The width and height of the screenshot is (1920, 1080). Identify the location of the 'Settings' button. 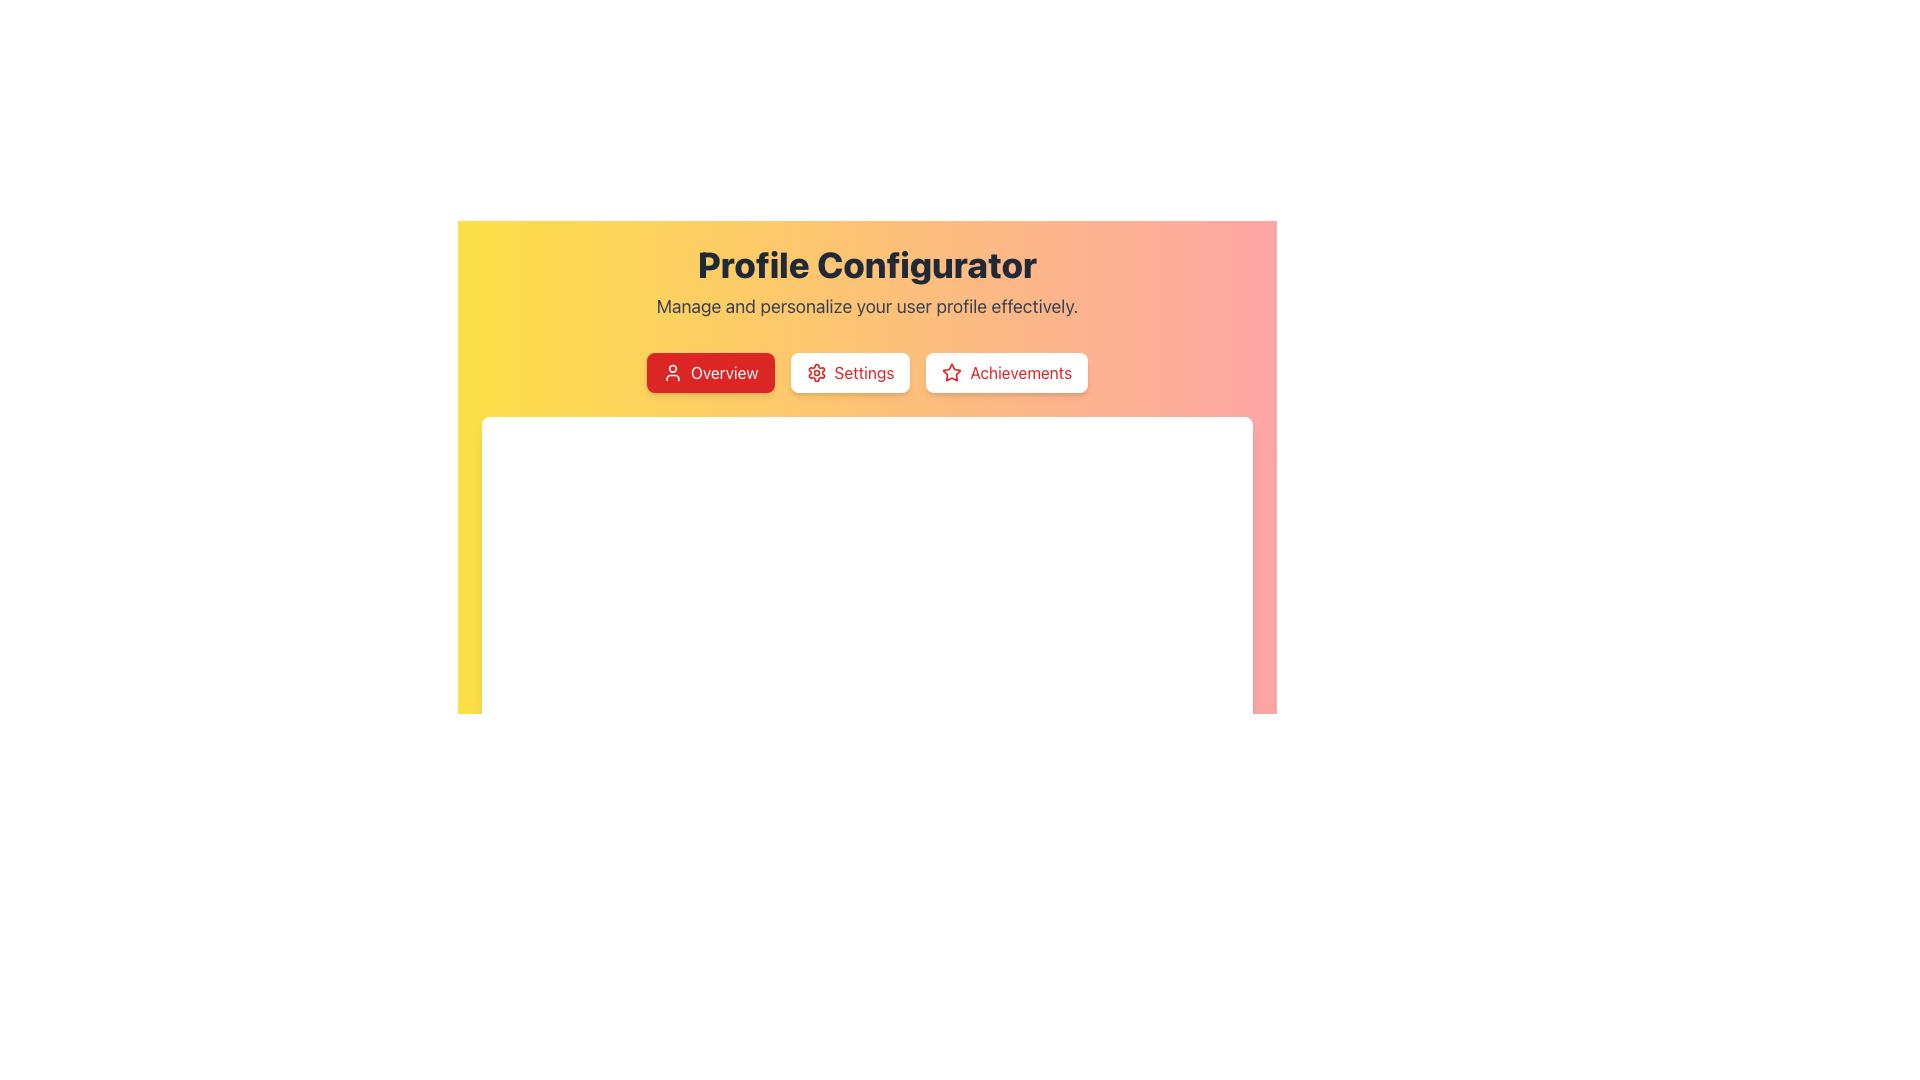
(864, 373).